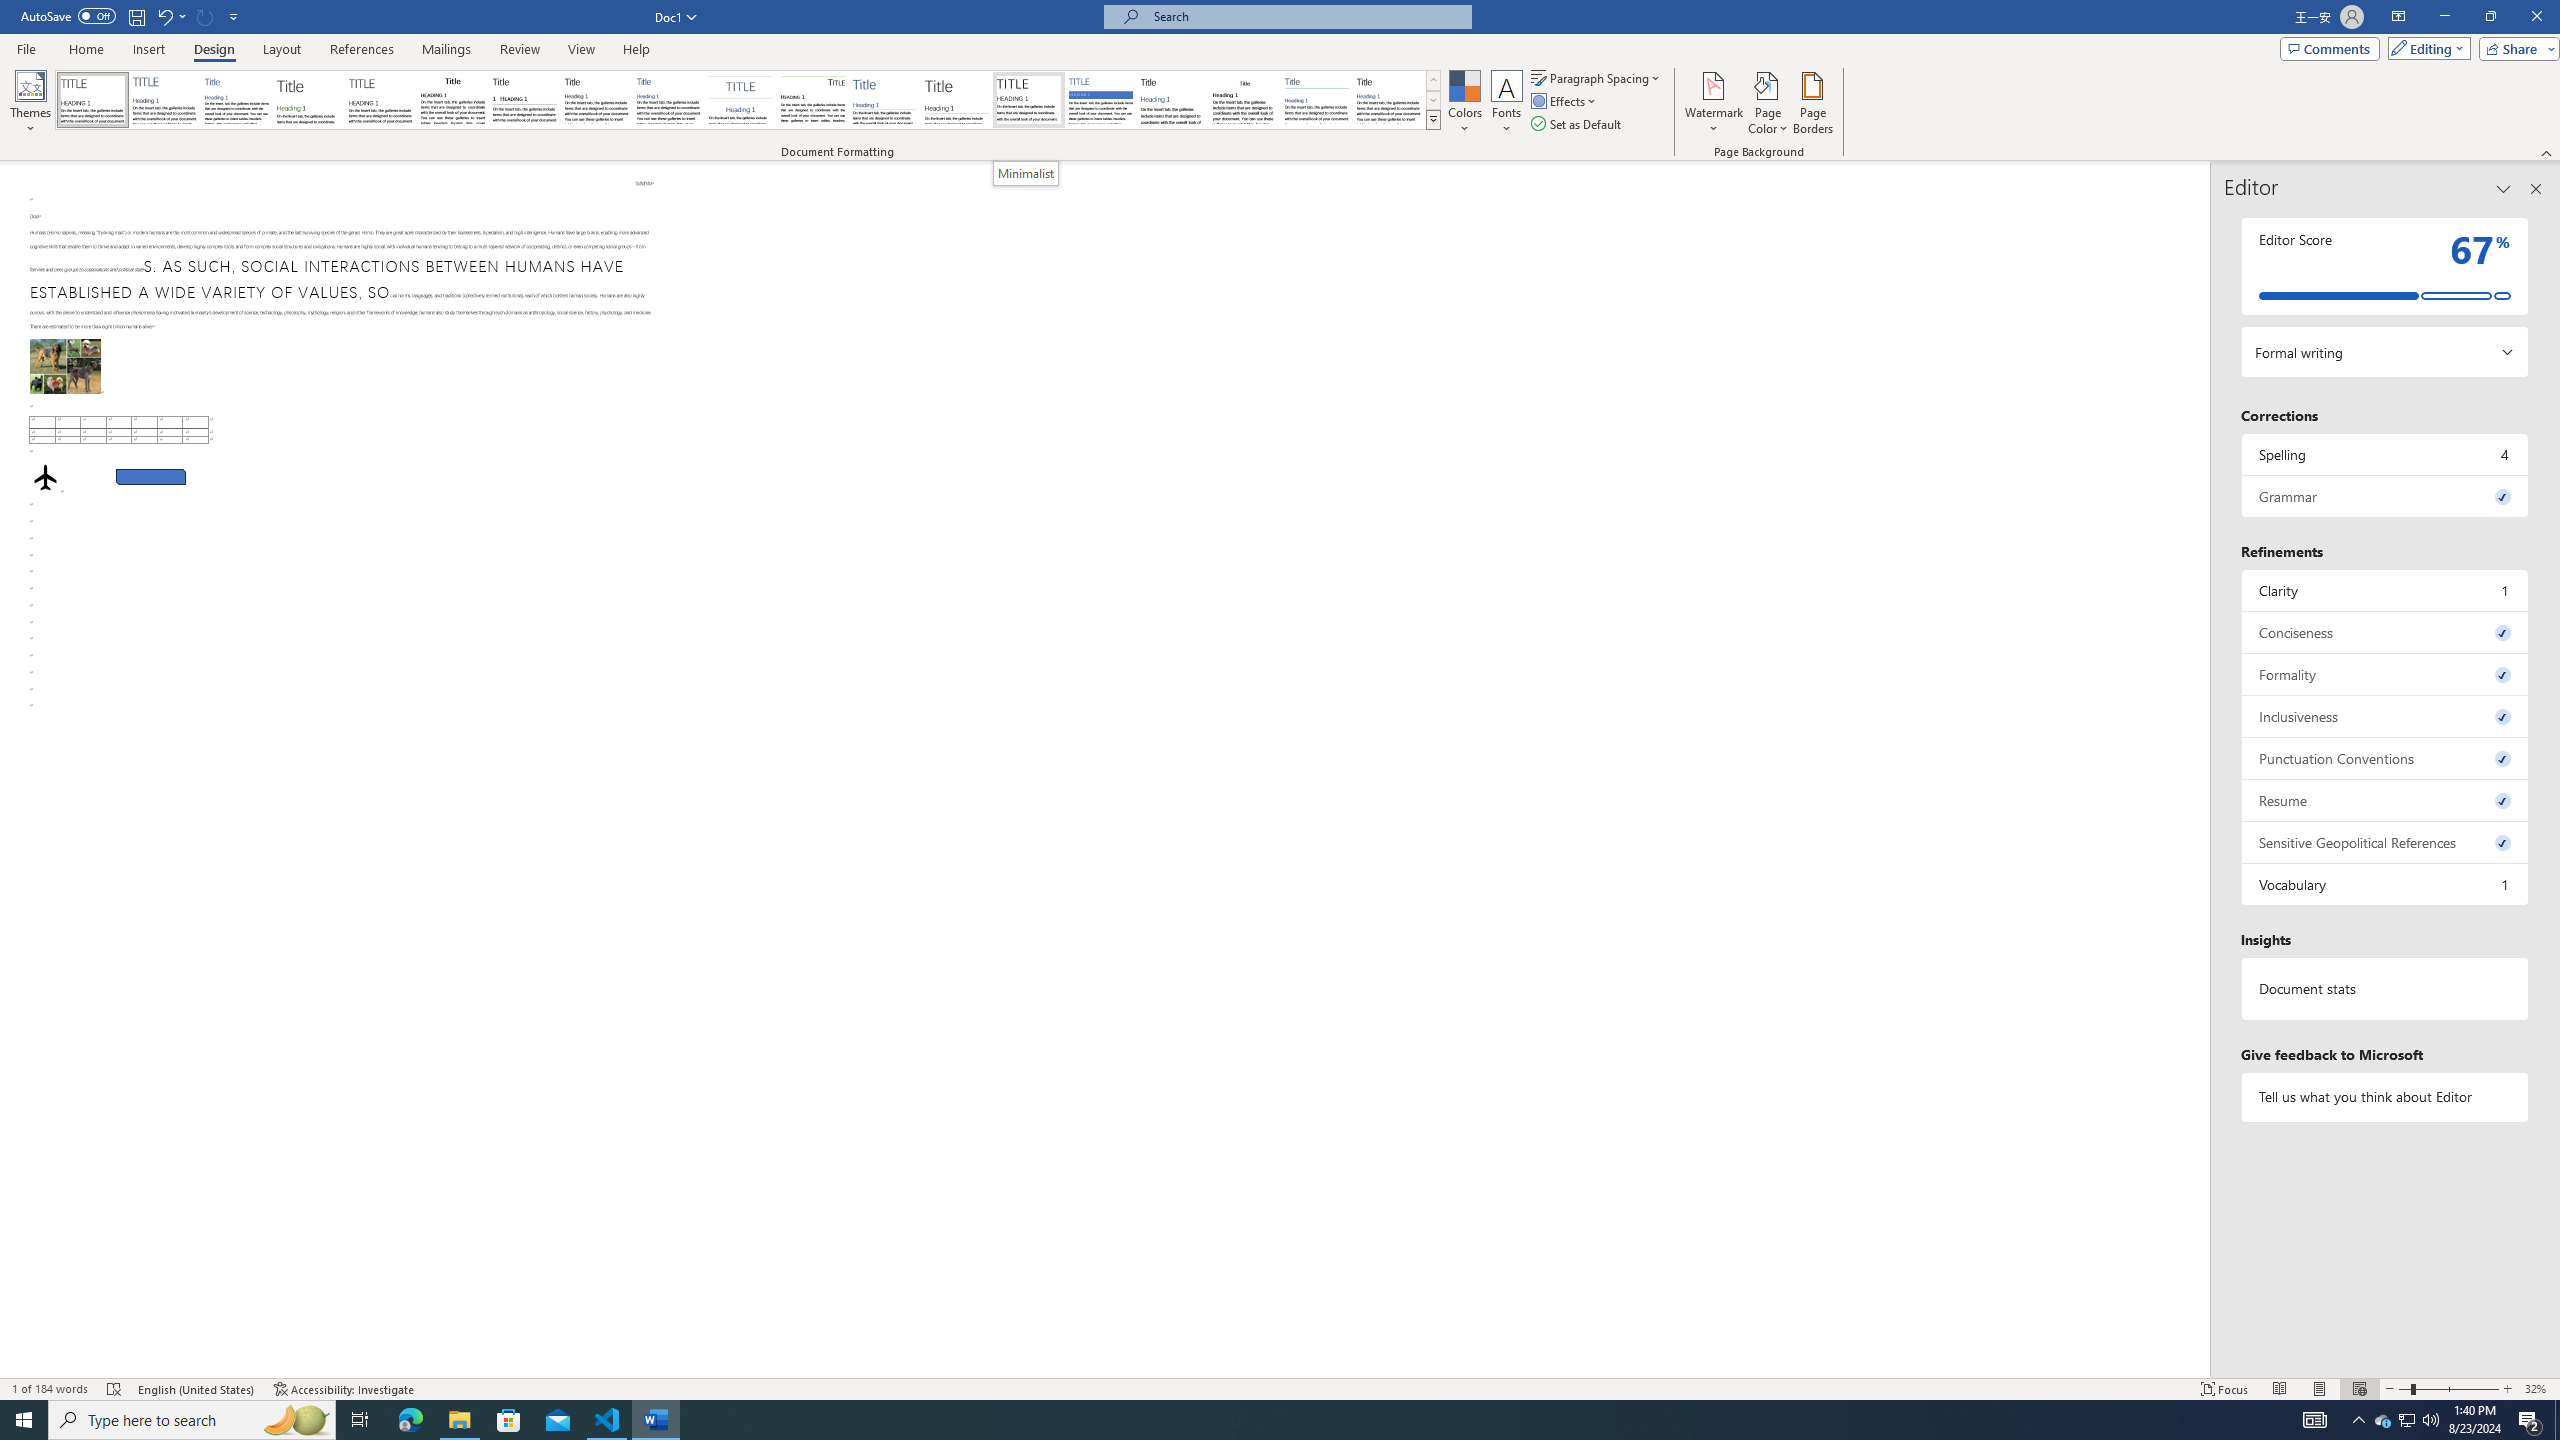 The height and width of the screenshot is (1440, 2560). What do you see at coordinates (2384, 988) in the screenshot?
I see `'Document statistics'` at bounding box center [2384, 988].